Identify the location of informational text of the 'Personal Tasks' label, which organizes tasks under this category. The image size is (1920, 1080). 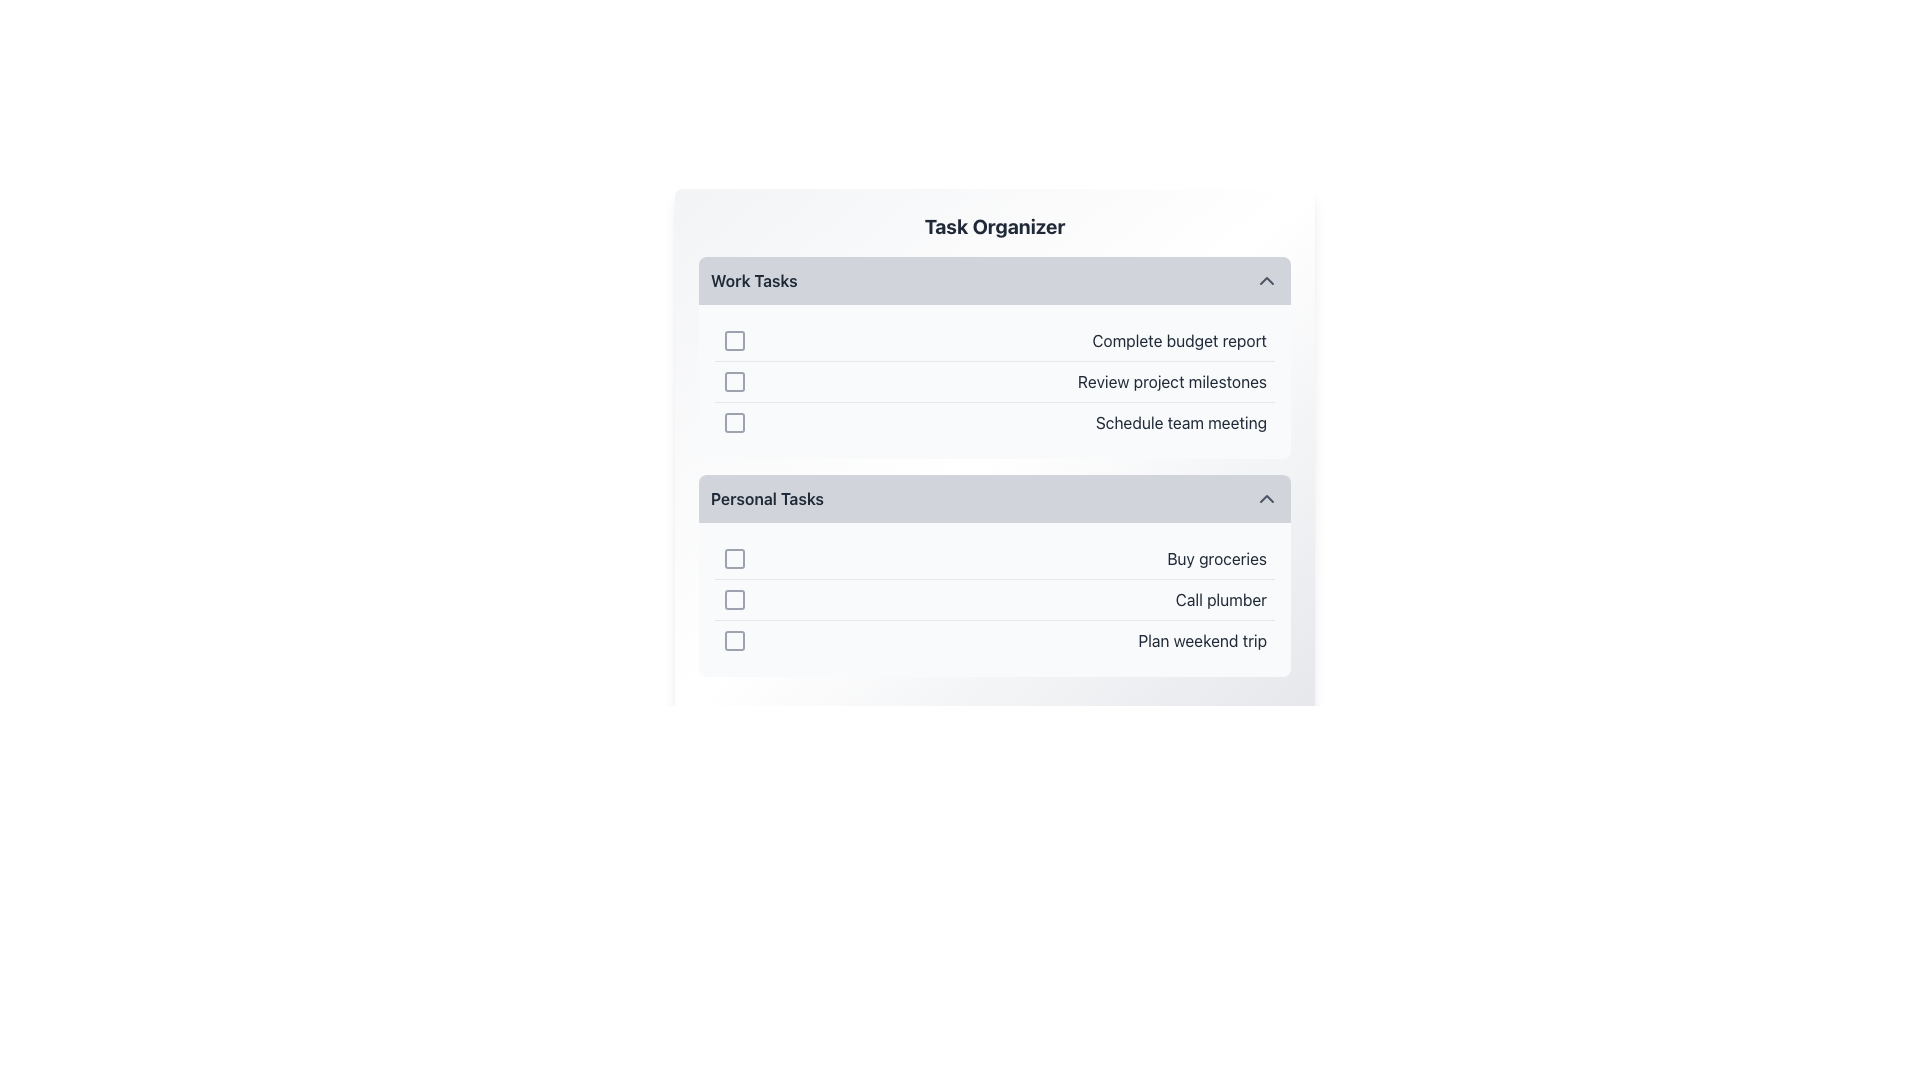
(766, 497).